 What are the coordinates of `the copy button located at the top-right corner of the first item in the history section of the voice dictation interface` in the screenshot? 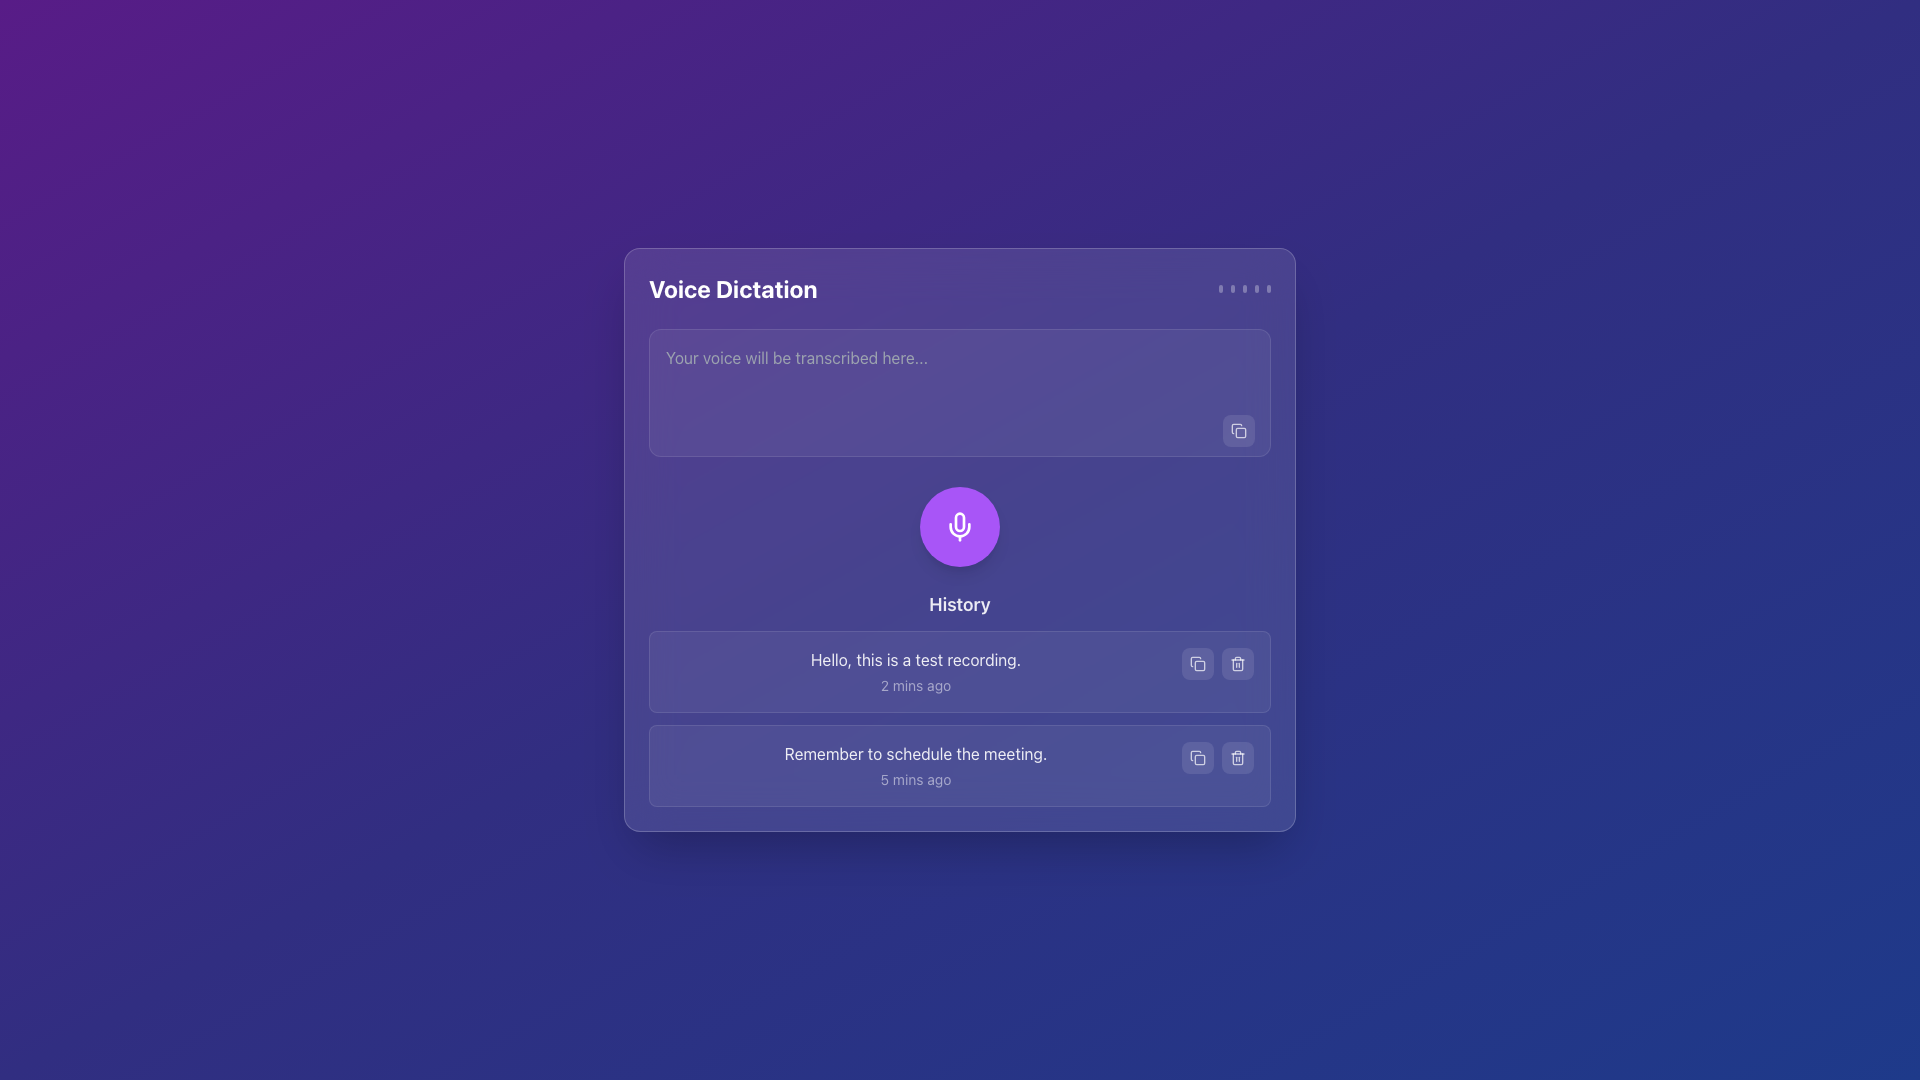 It's located at (1198, 663).